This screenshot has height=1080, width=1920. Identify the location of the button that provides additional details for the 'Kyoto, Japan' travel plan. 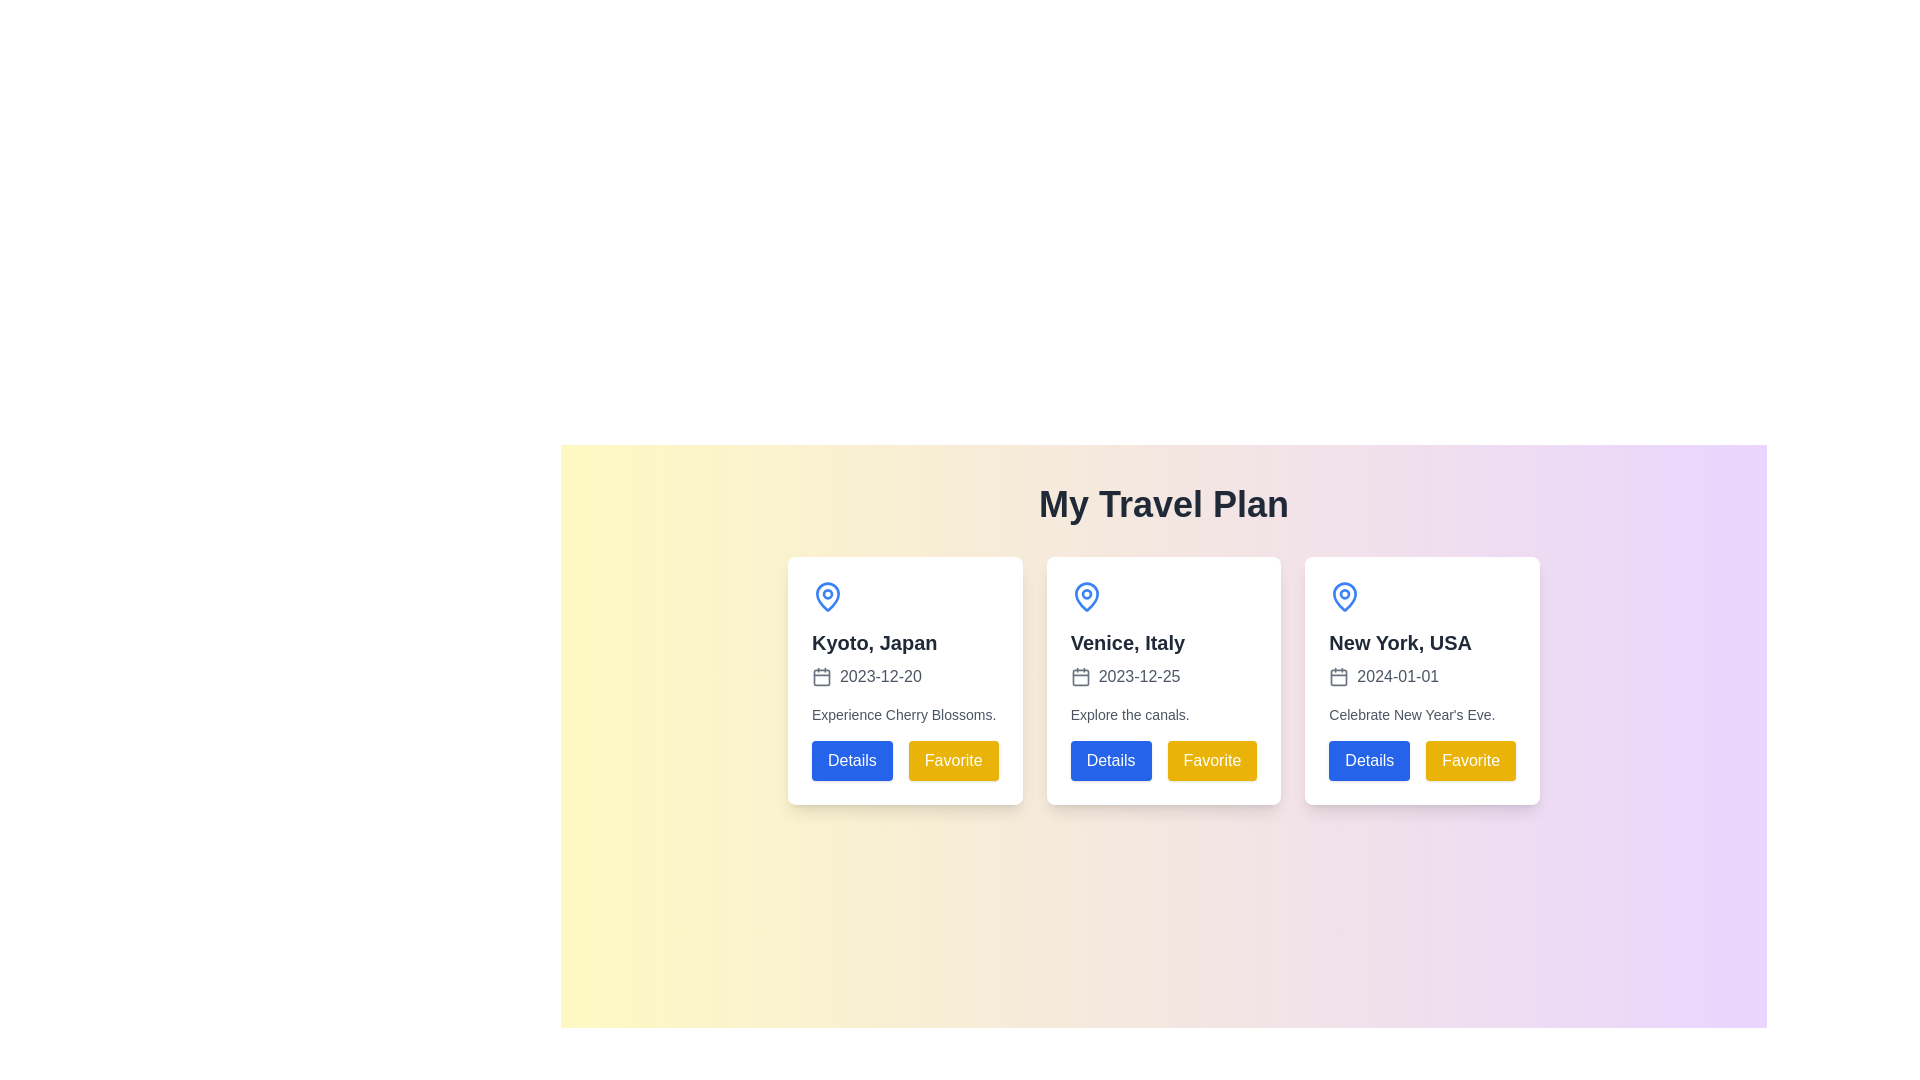
(852, 760).